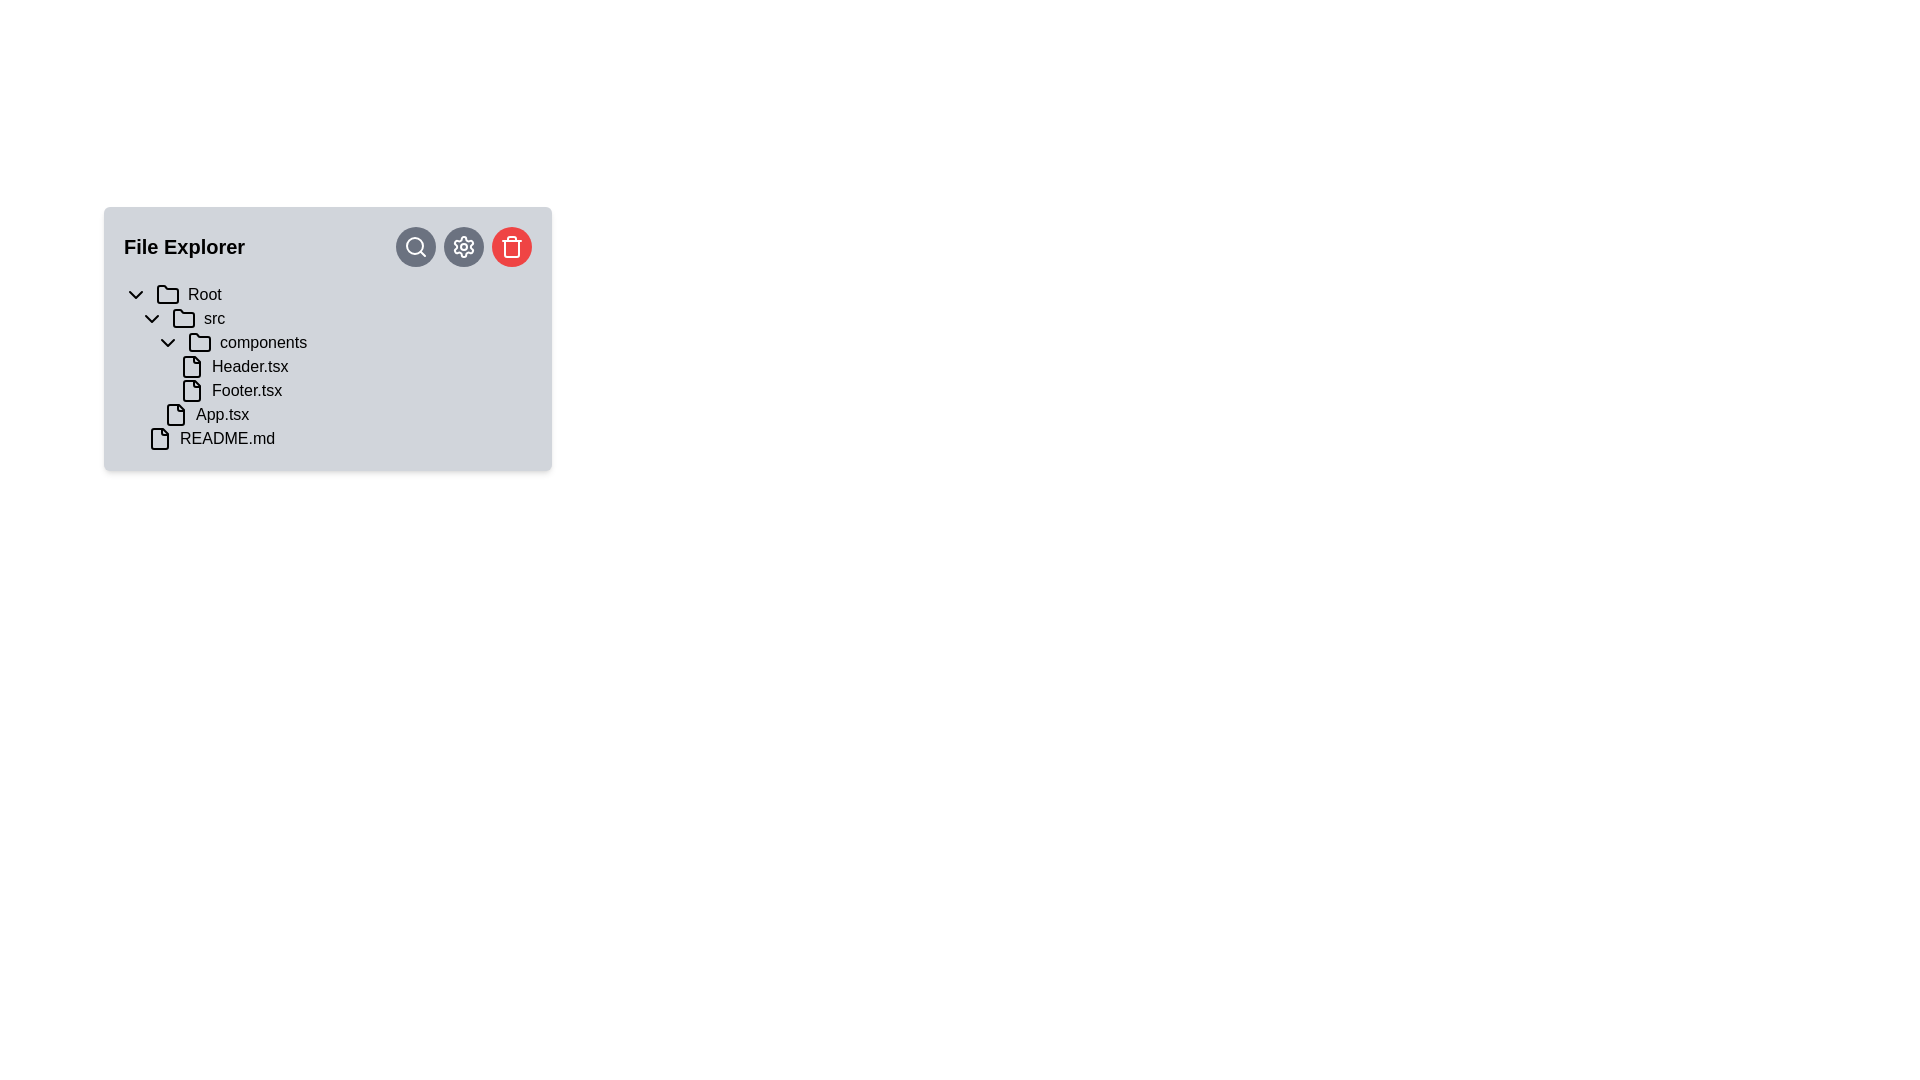 This screenshot has height=1080, width=1920. I want to click on the text label representing the file named 'README.md' in the file explorer, so click(227, 438).